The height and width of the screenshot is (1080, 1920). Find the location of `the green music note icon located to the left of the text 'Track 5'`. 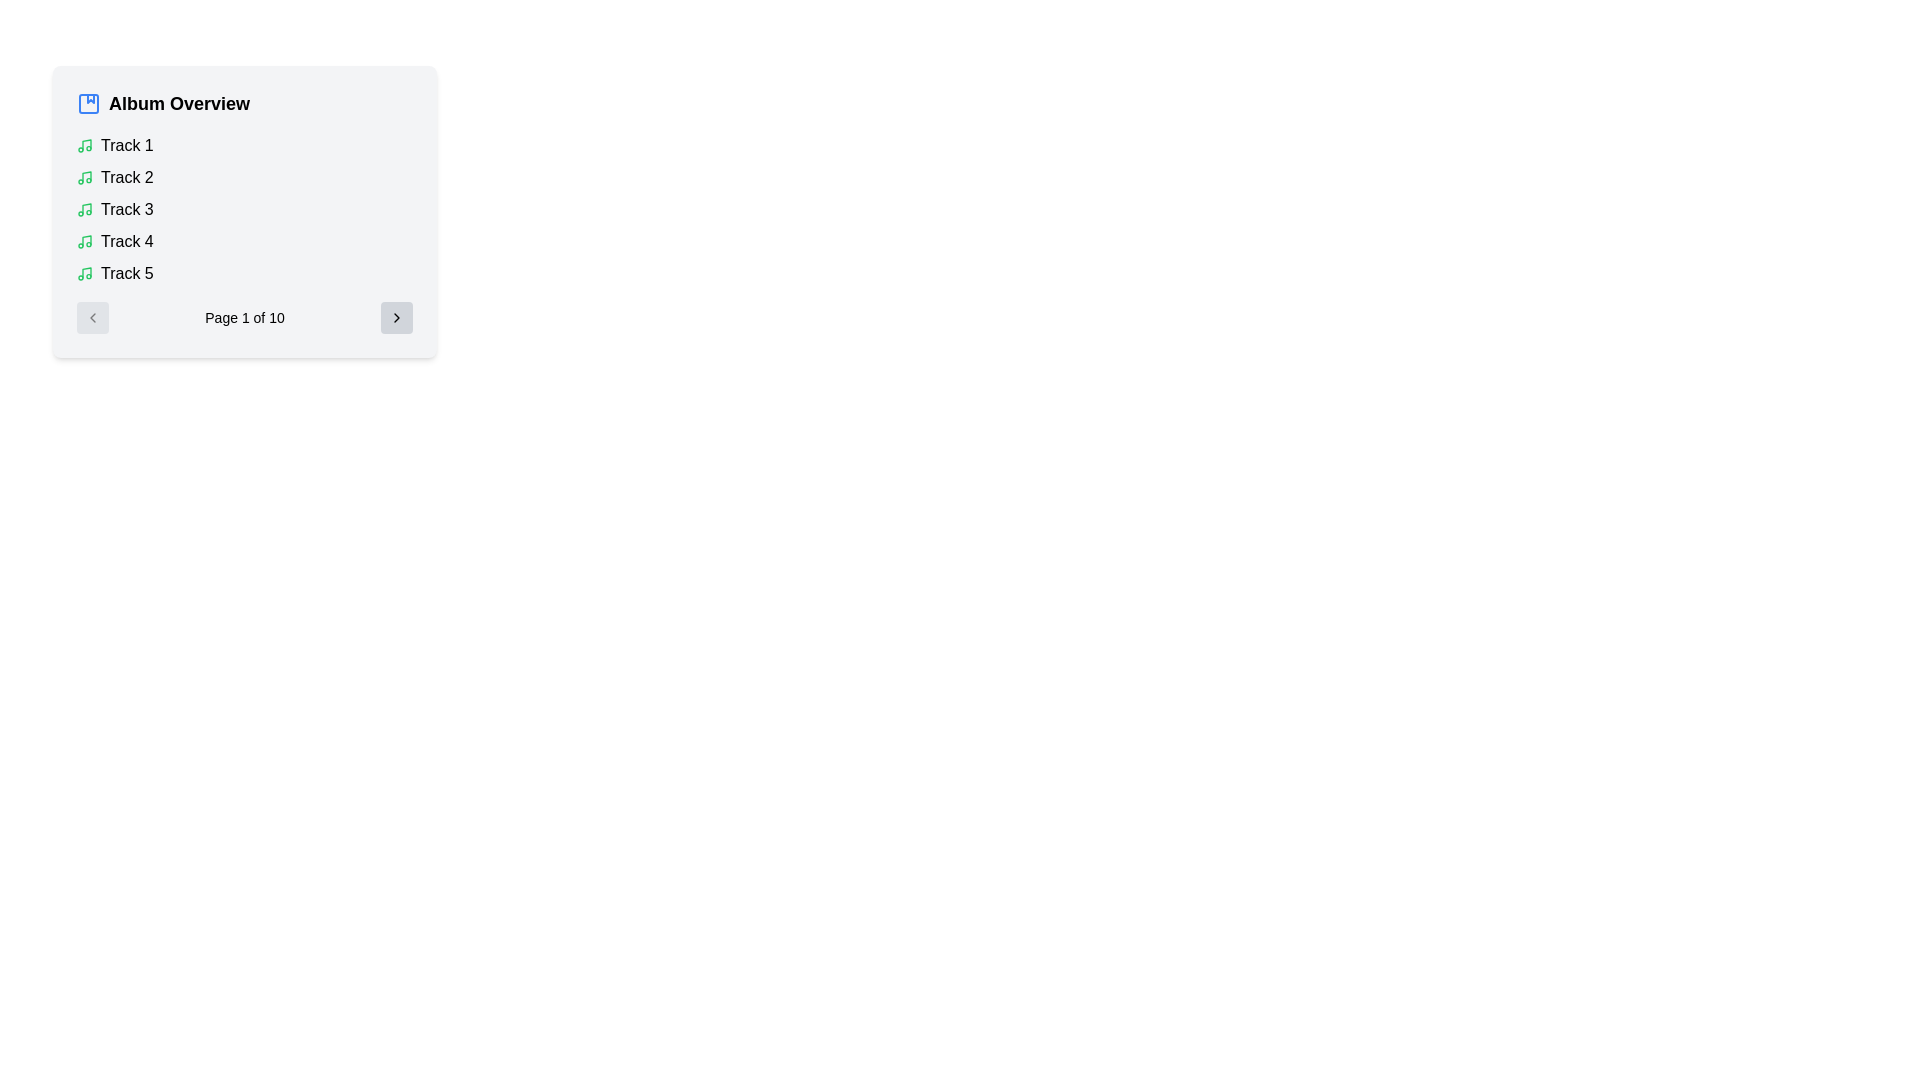

the green music note icon located to the left of the text 'Track 5' is located at coordinates (84, 273).